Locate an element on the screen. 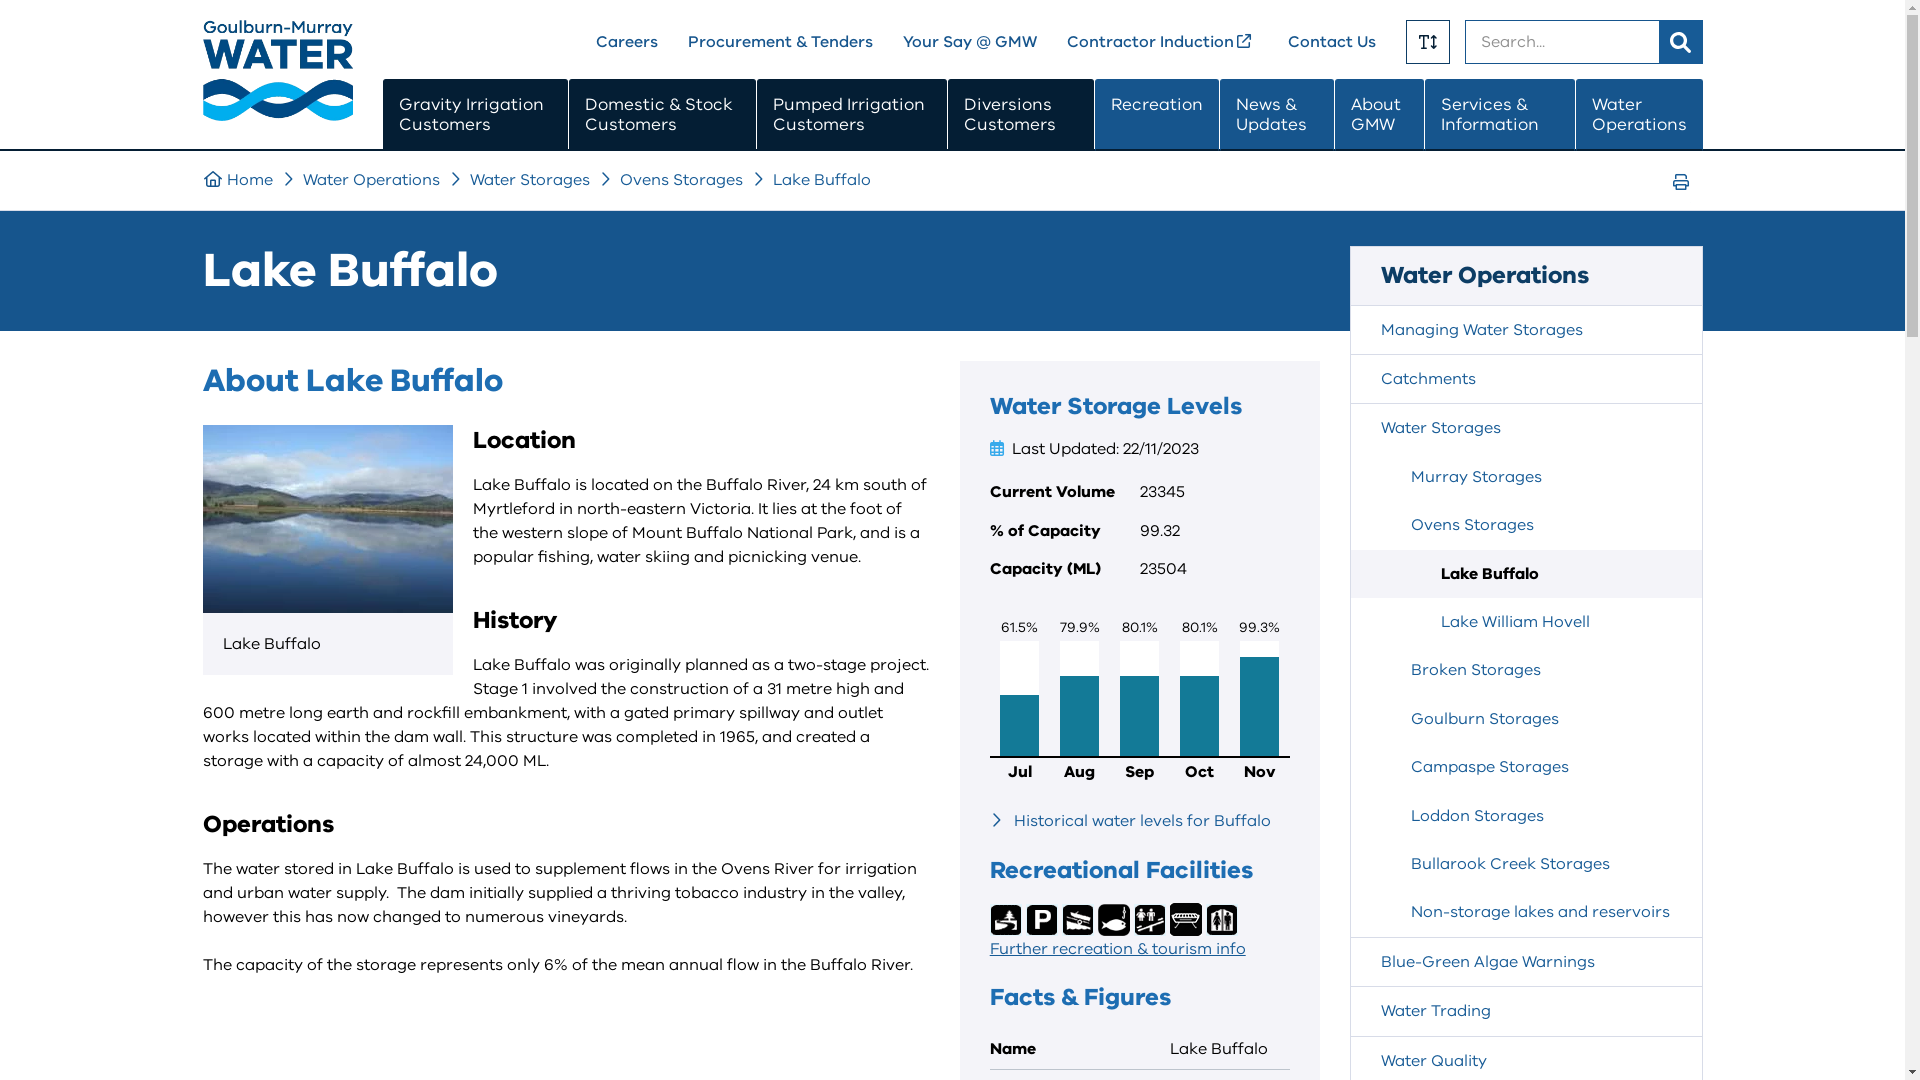 This screenshot has height=1080, width=1920. 'Goulburn Storages' is located at coordinates (1525, 717).